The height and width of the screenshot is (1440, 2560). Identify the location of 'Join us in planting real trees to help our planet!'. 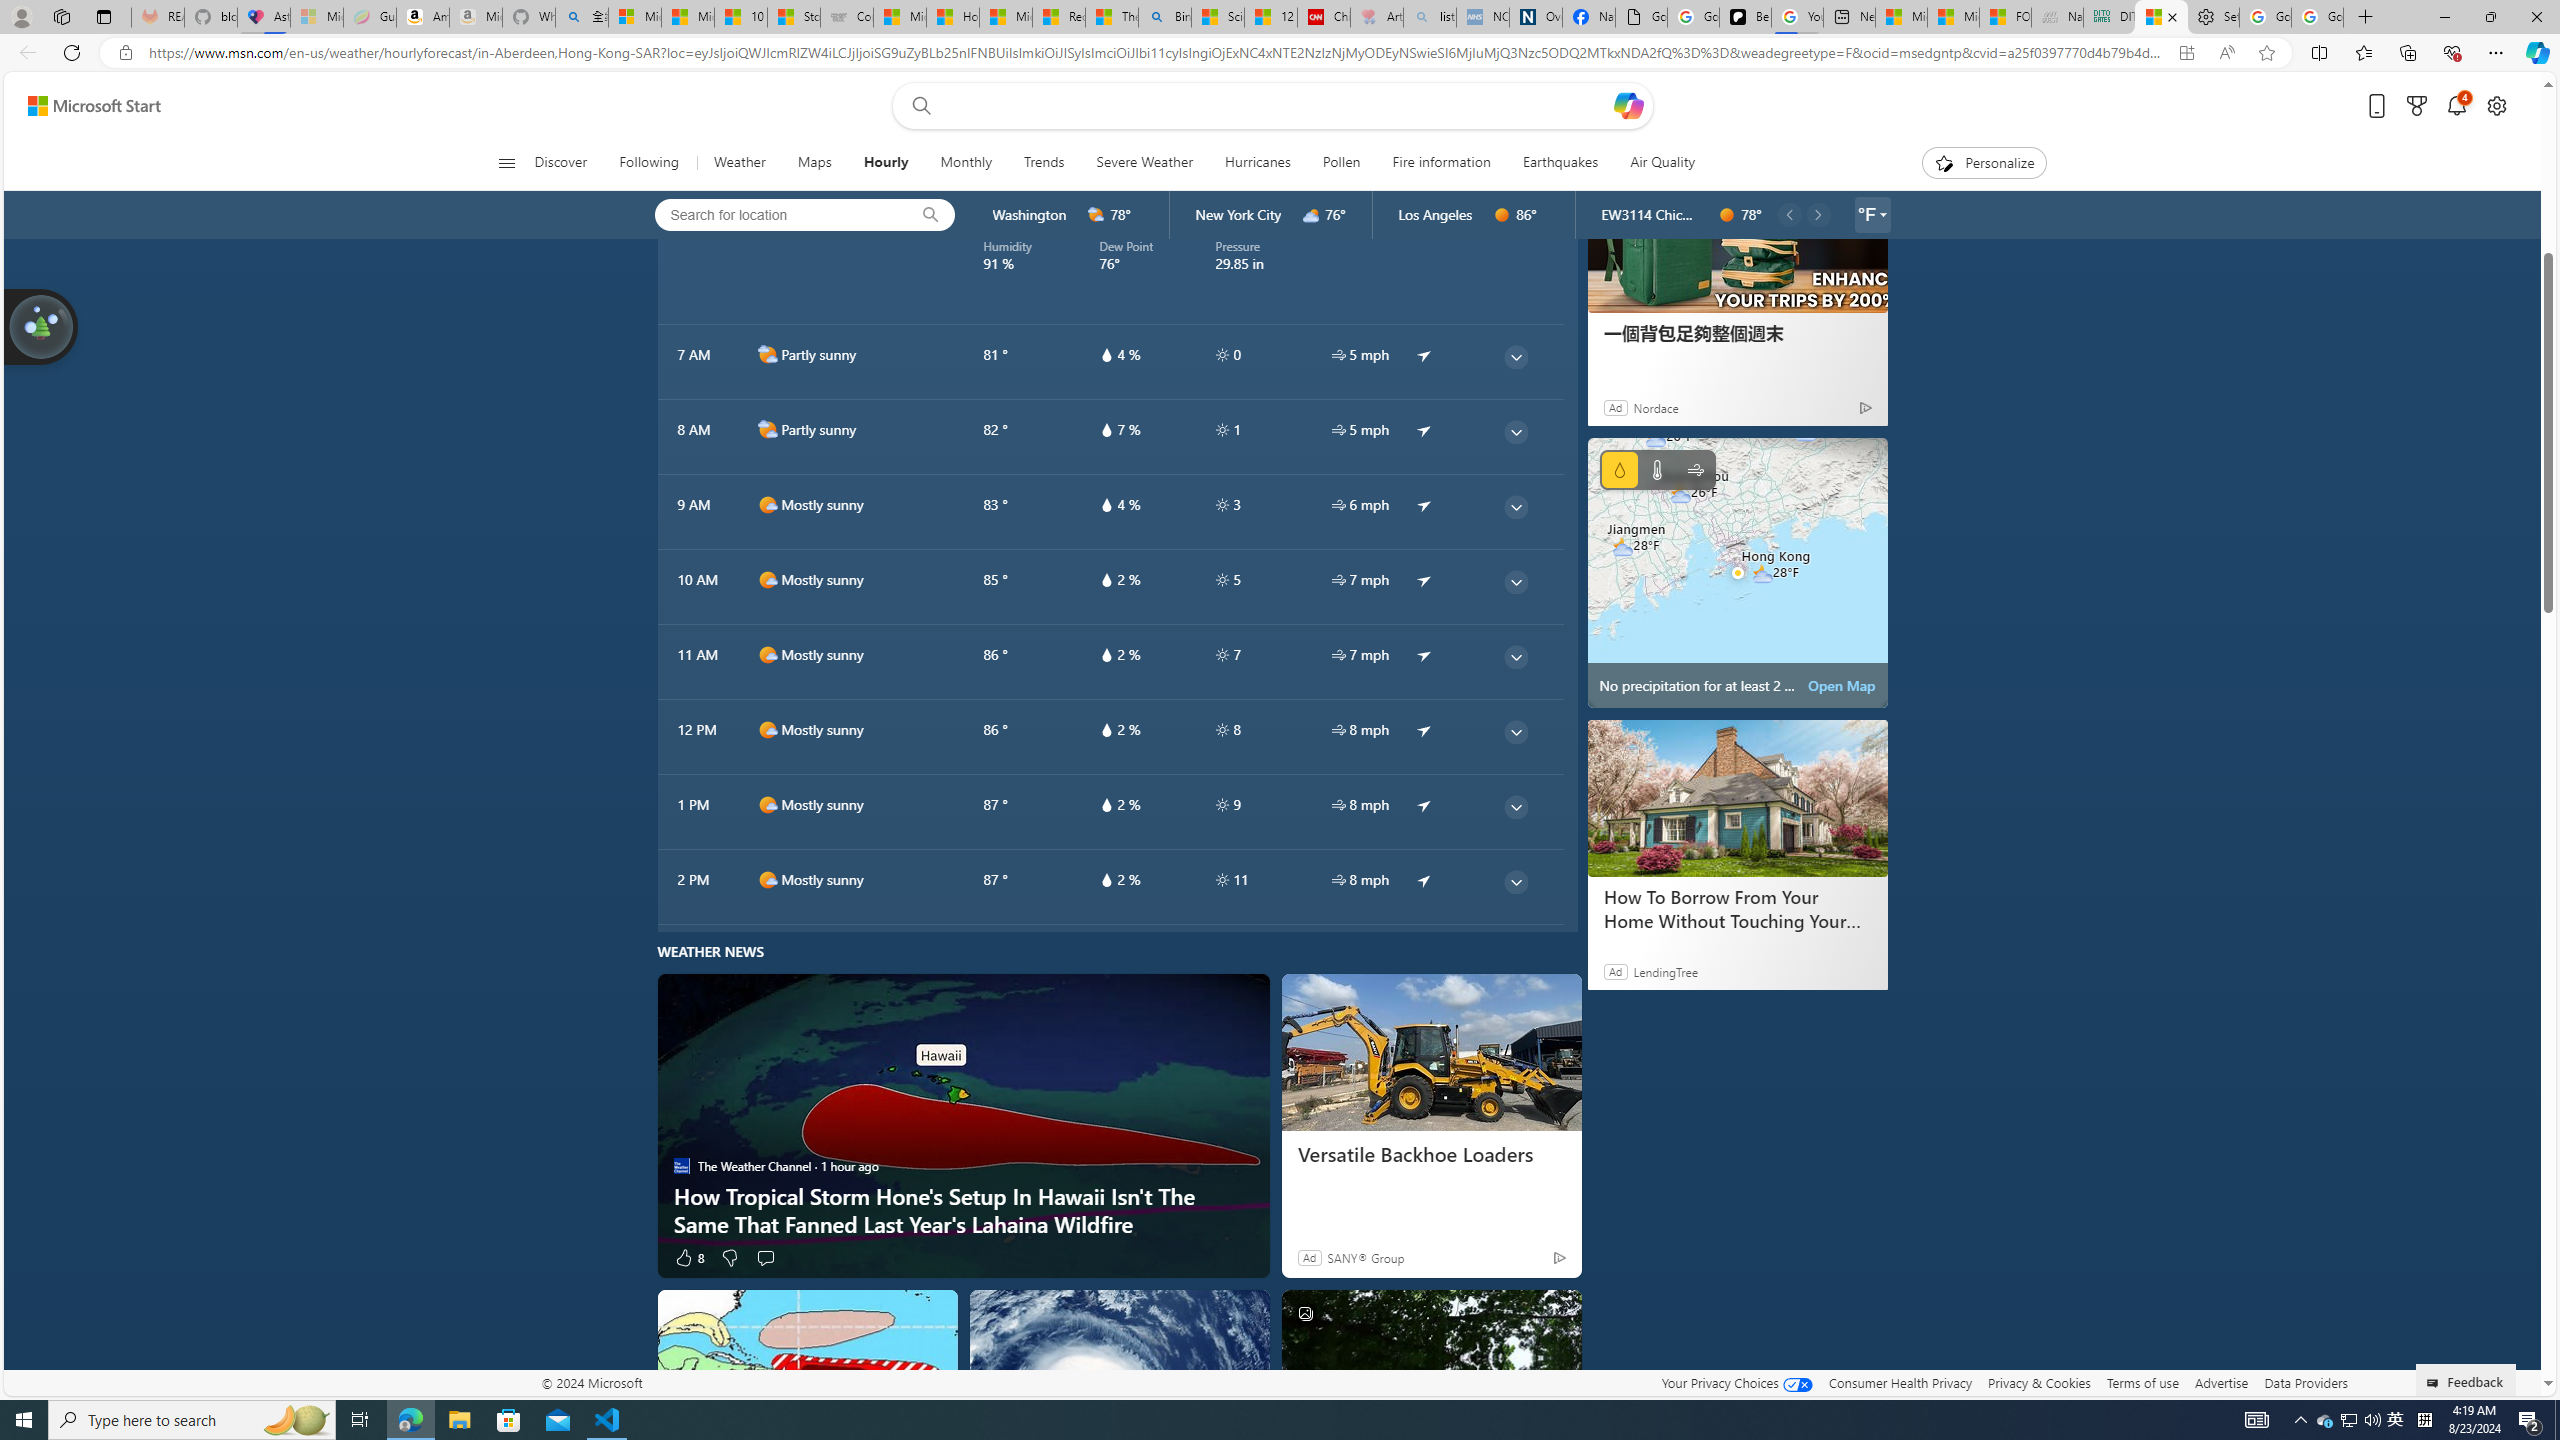
(41, 325).